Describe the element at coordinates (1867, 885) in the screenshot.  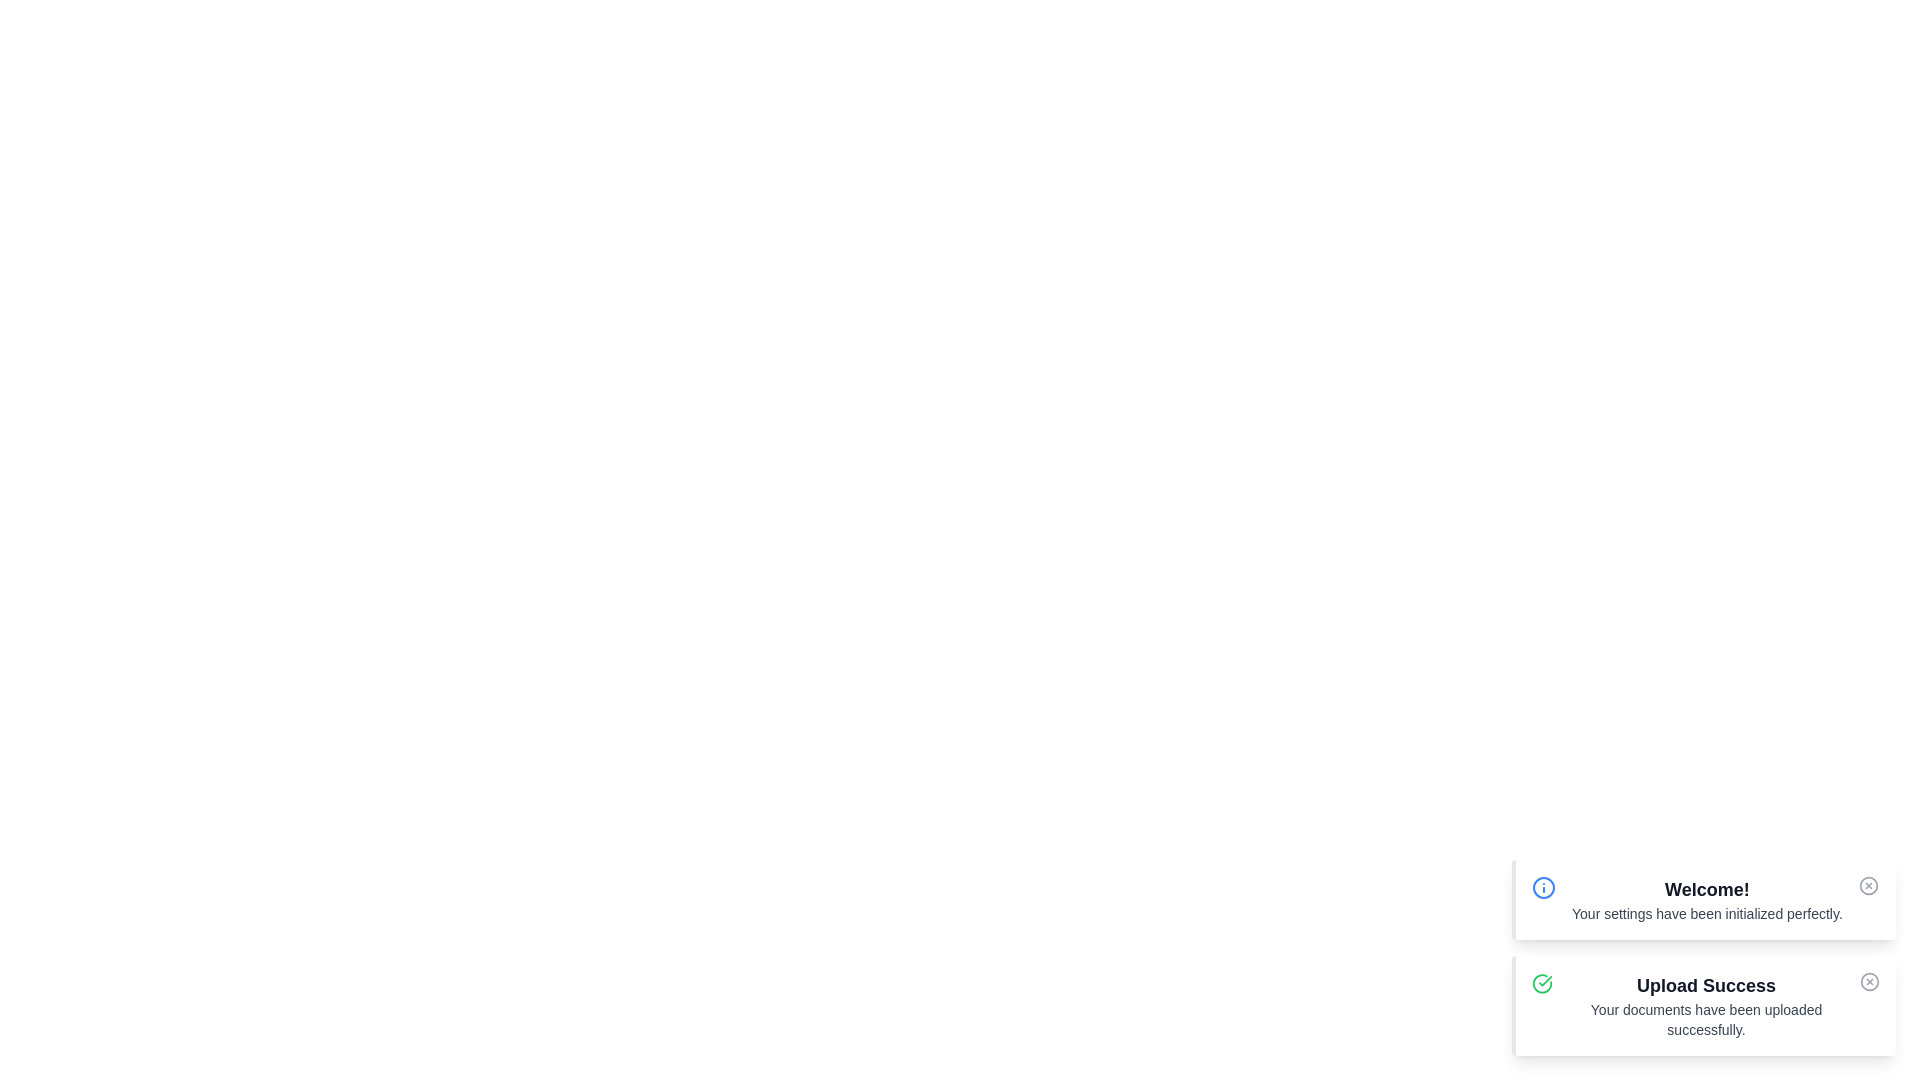
I see `the close button of the notification to dismiss it` at that location.